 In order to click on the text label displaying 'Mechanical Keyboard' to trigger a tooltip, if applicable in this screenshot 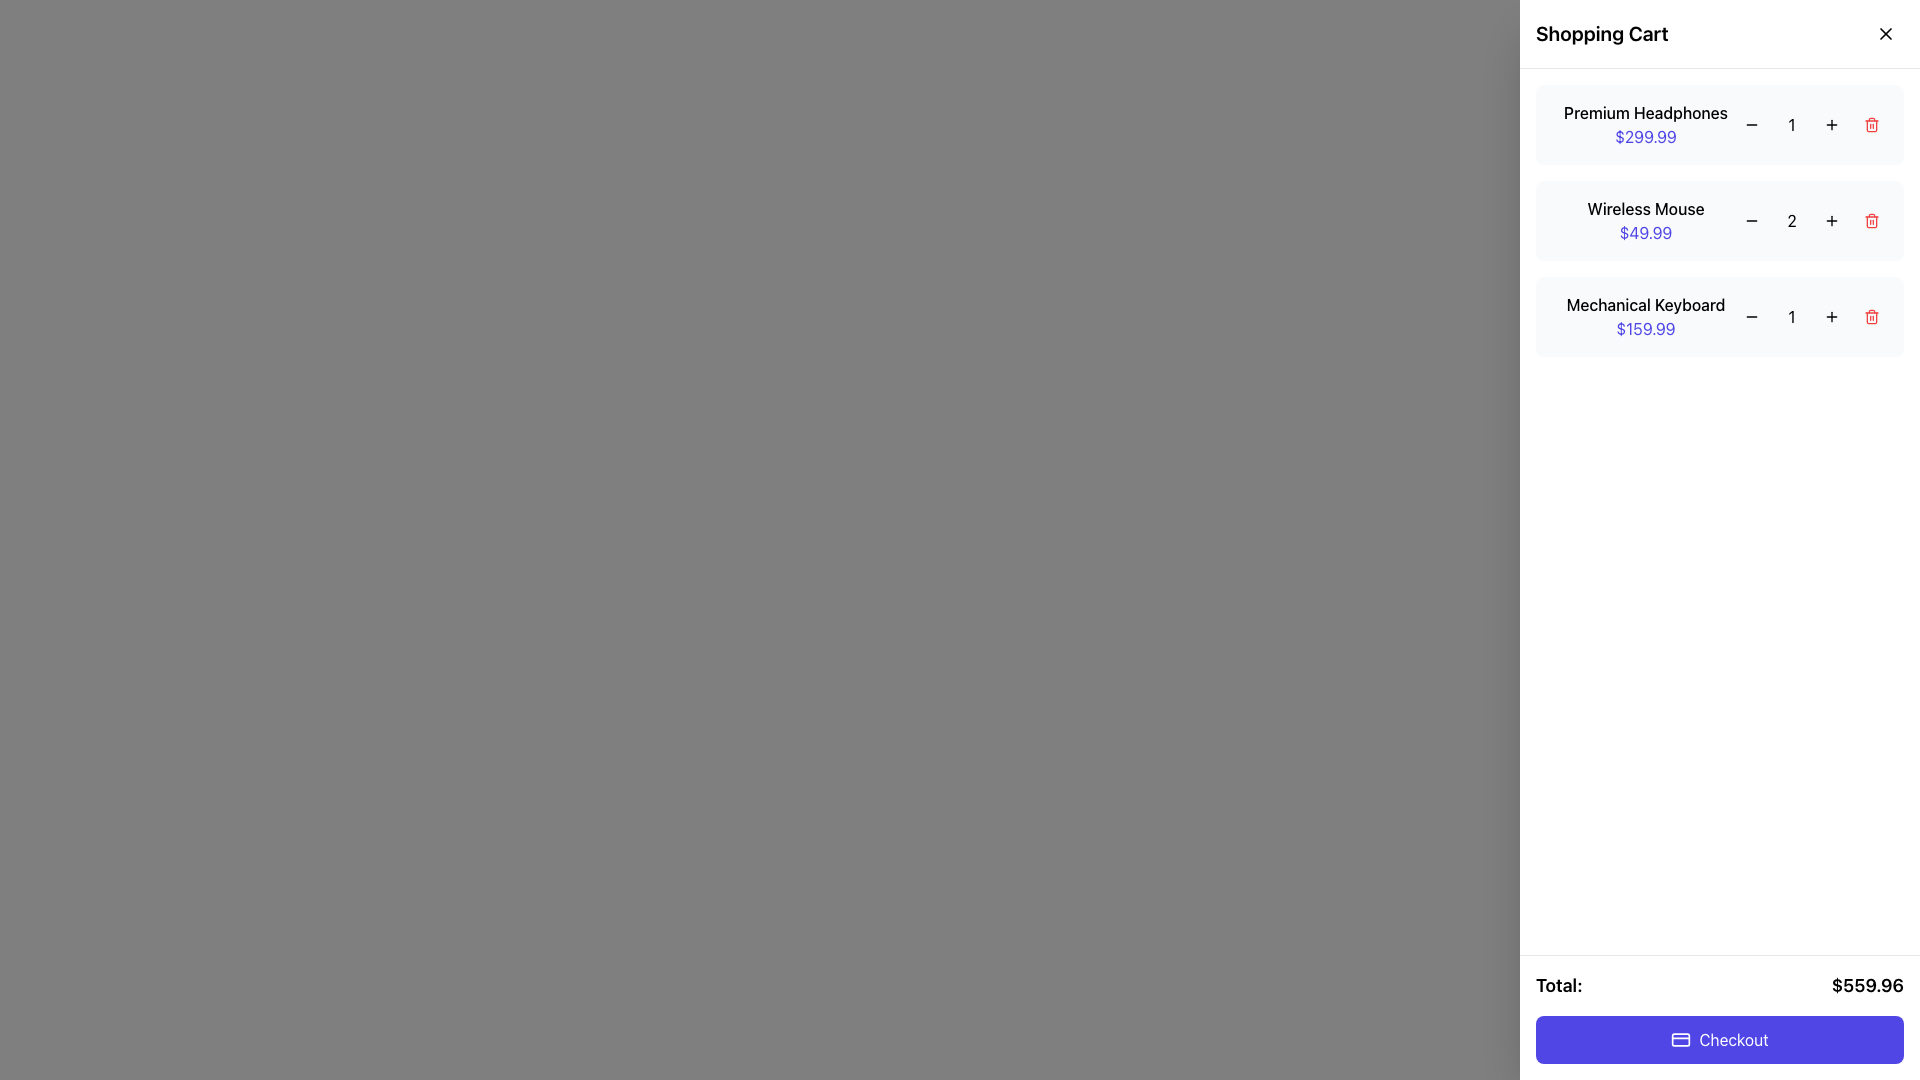, I will do `click(1646, 304)`.